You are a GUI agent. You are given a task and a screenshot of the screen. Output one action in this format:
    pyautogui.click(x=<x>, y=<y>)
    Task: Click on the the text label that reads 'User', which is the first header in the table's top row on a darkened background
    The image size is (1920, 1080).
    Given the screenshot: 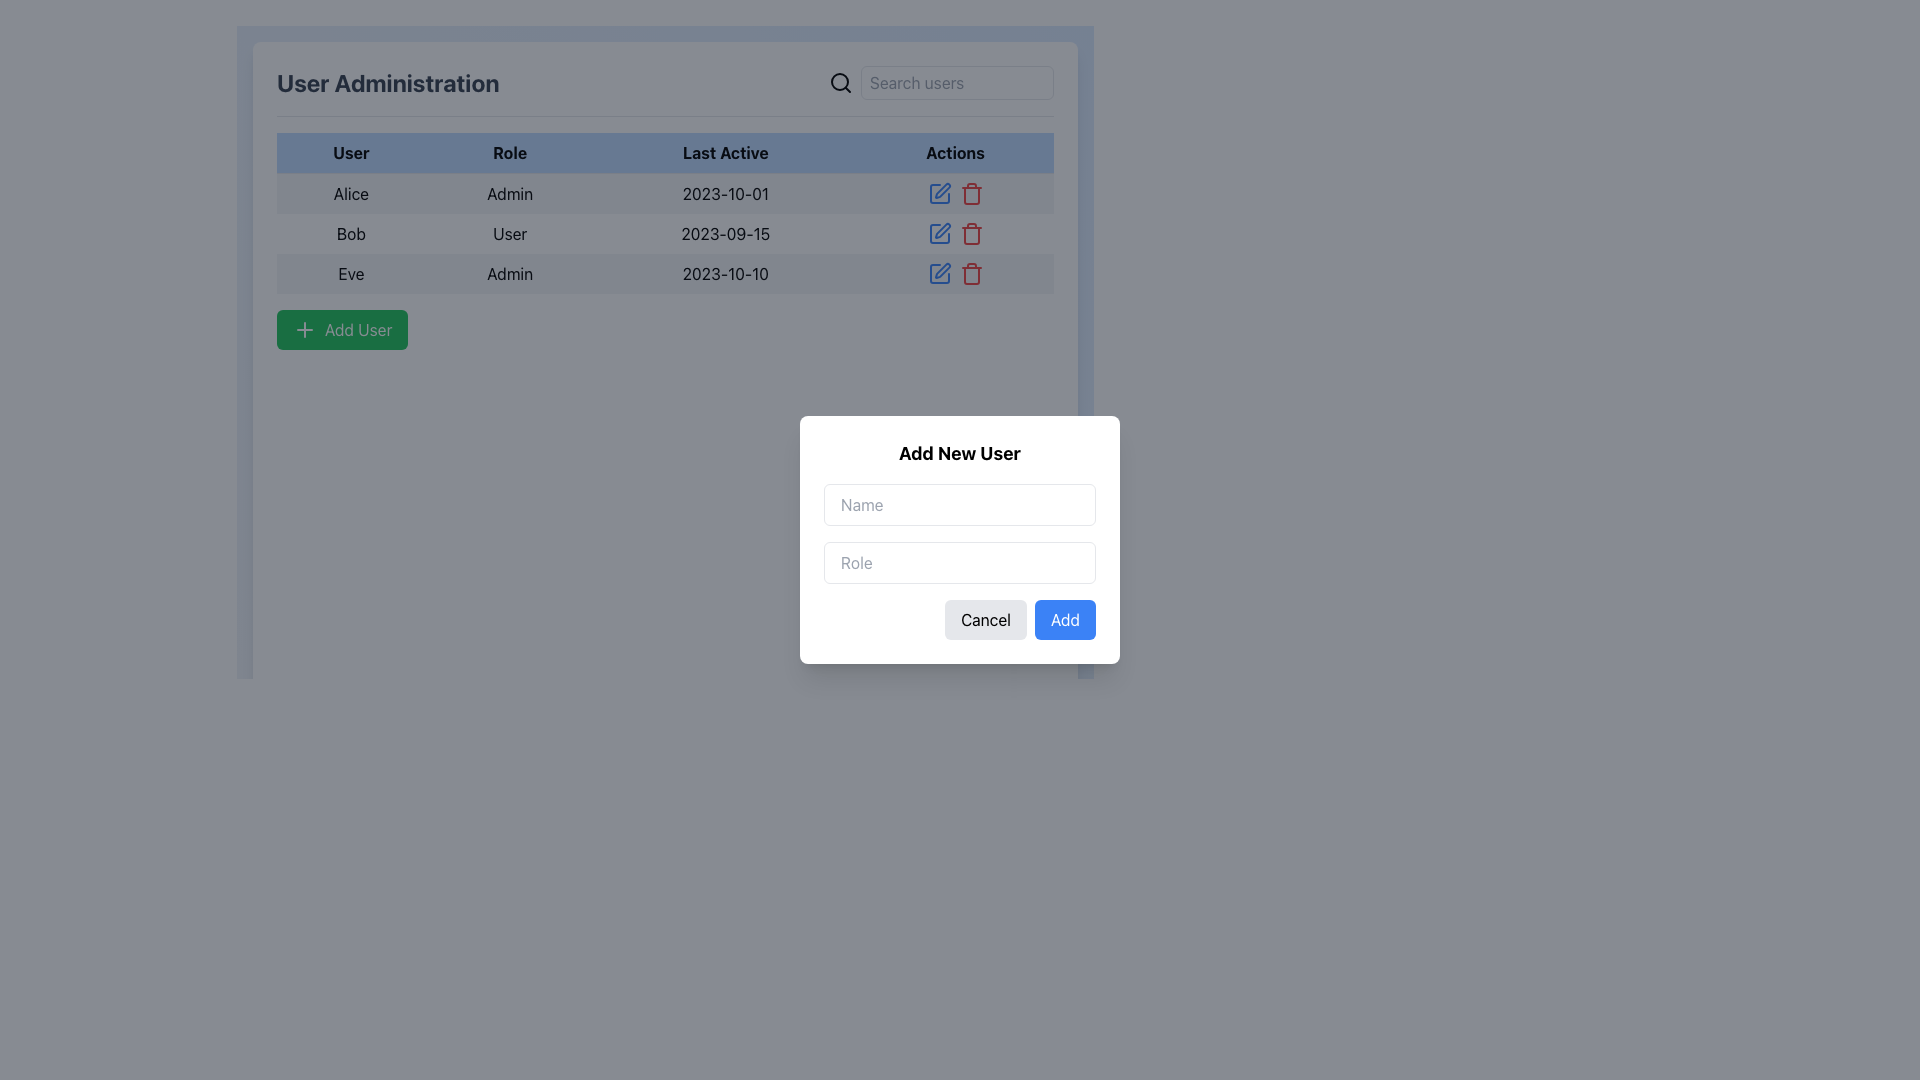 What is the action you would take?
    pyautogui.click(x=351, y=152)
    